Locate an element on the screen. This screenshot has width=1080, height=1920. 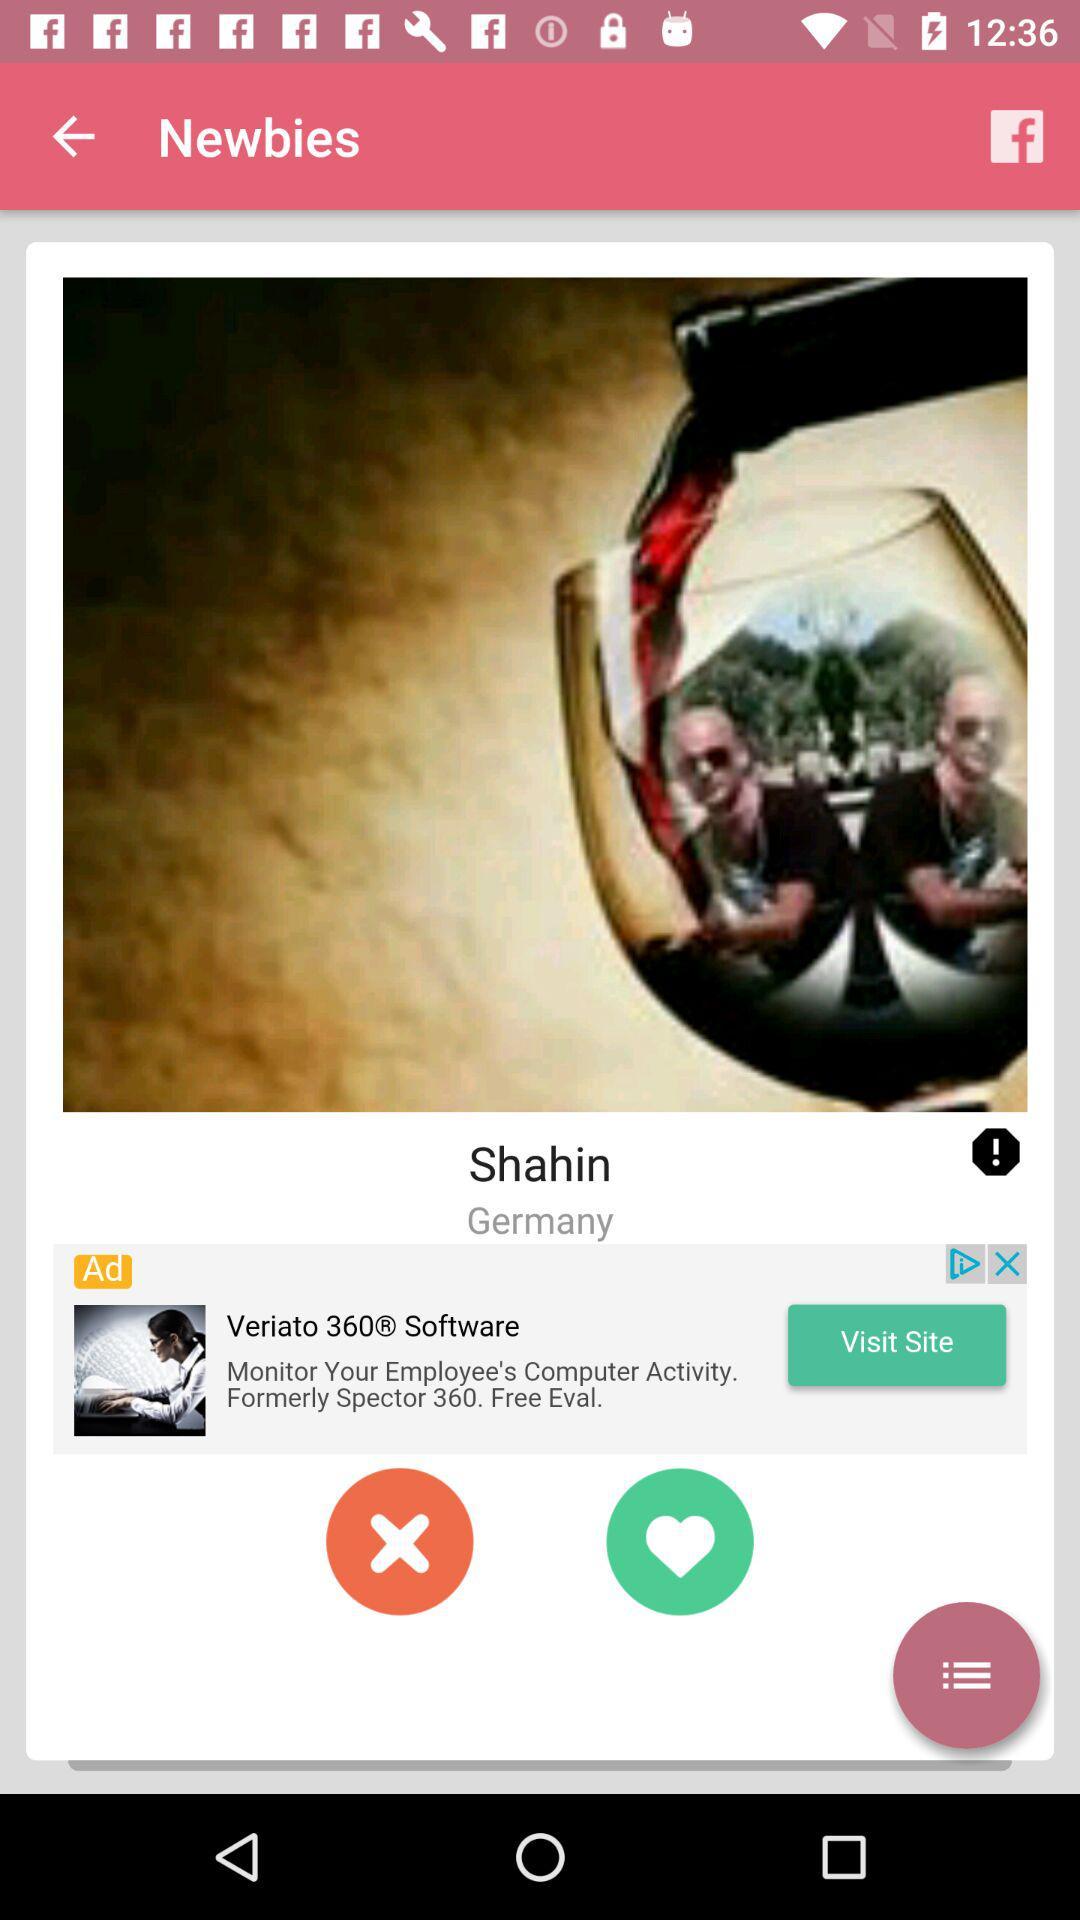
the favorite icon is located at coordinates (678, 1540).